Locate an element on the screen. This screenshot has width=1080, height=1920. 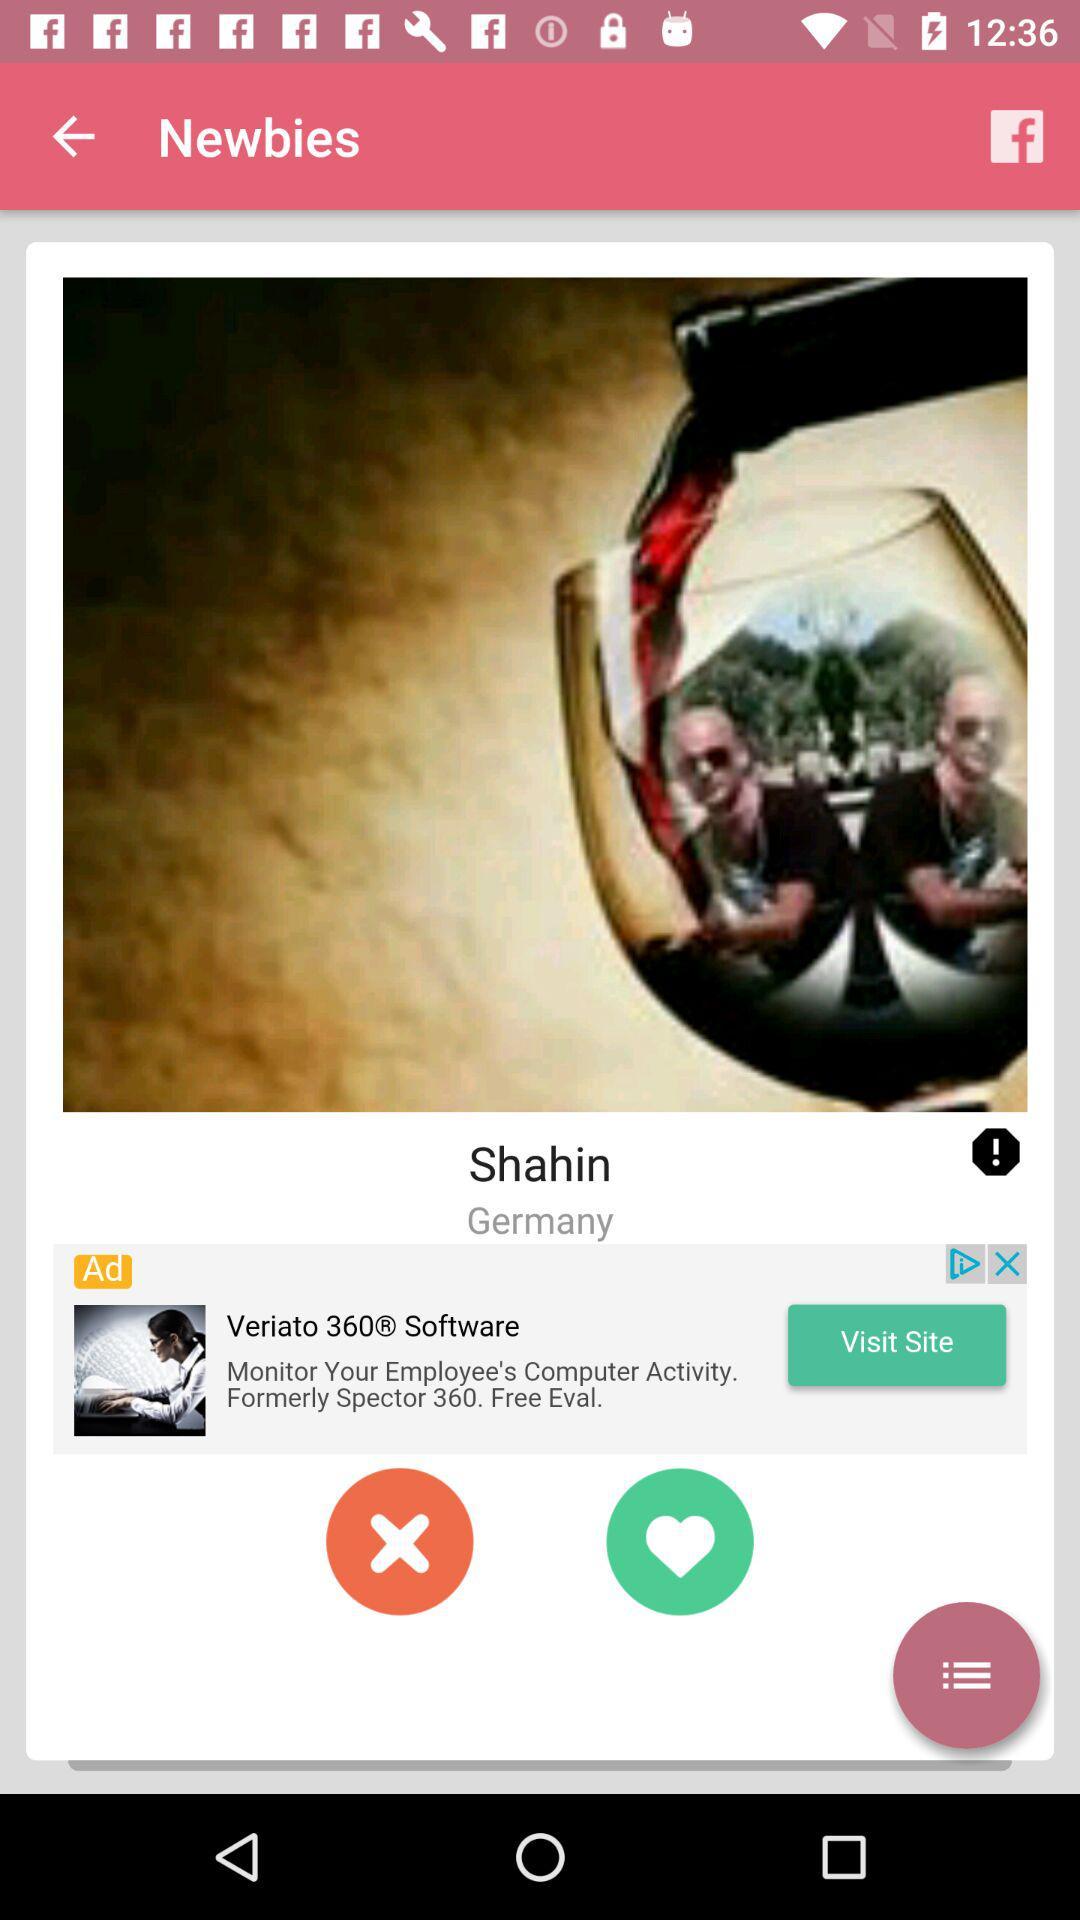
the favorite icon is located at coordinates (678, 1540).